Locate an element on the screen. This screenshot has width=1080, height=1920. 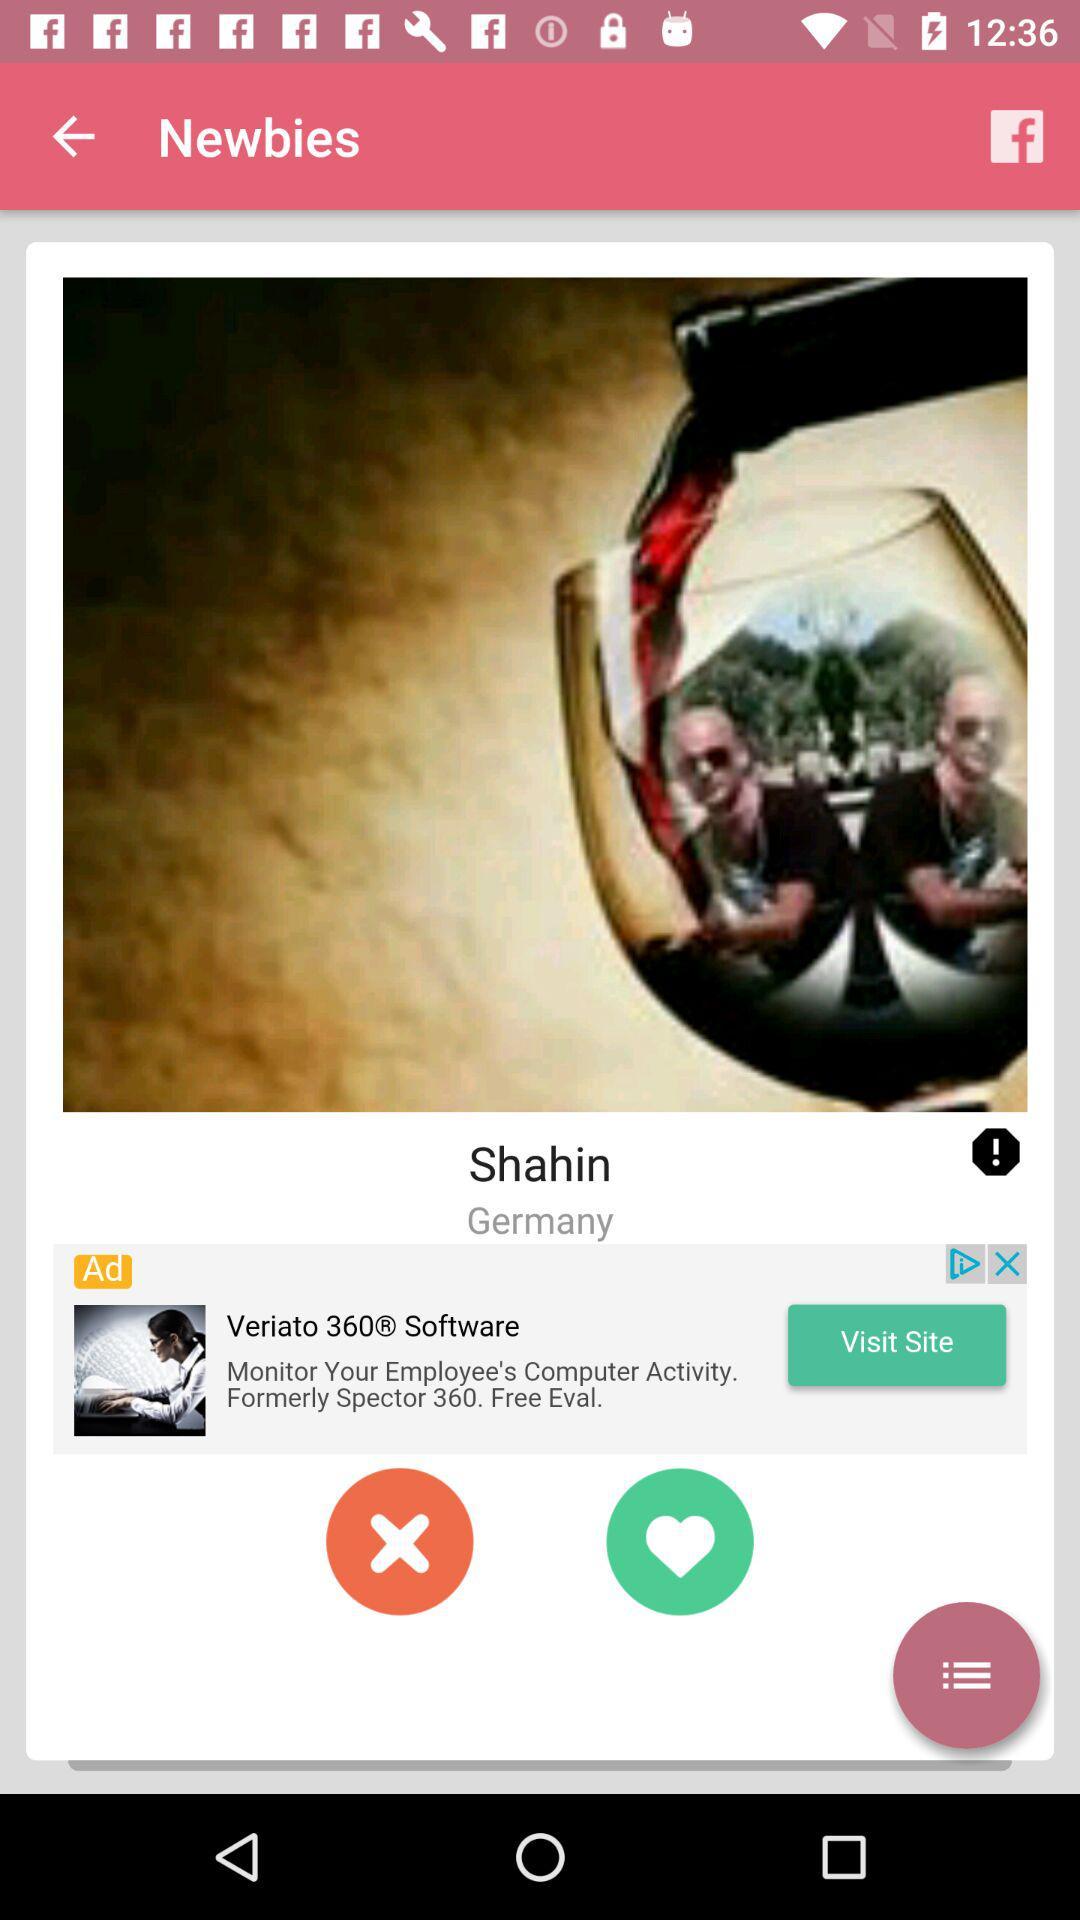
the favorite icon is located at coordinates (678, 1540).